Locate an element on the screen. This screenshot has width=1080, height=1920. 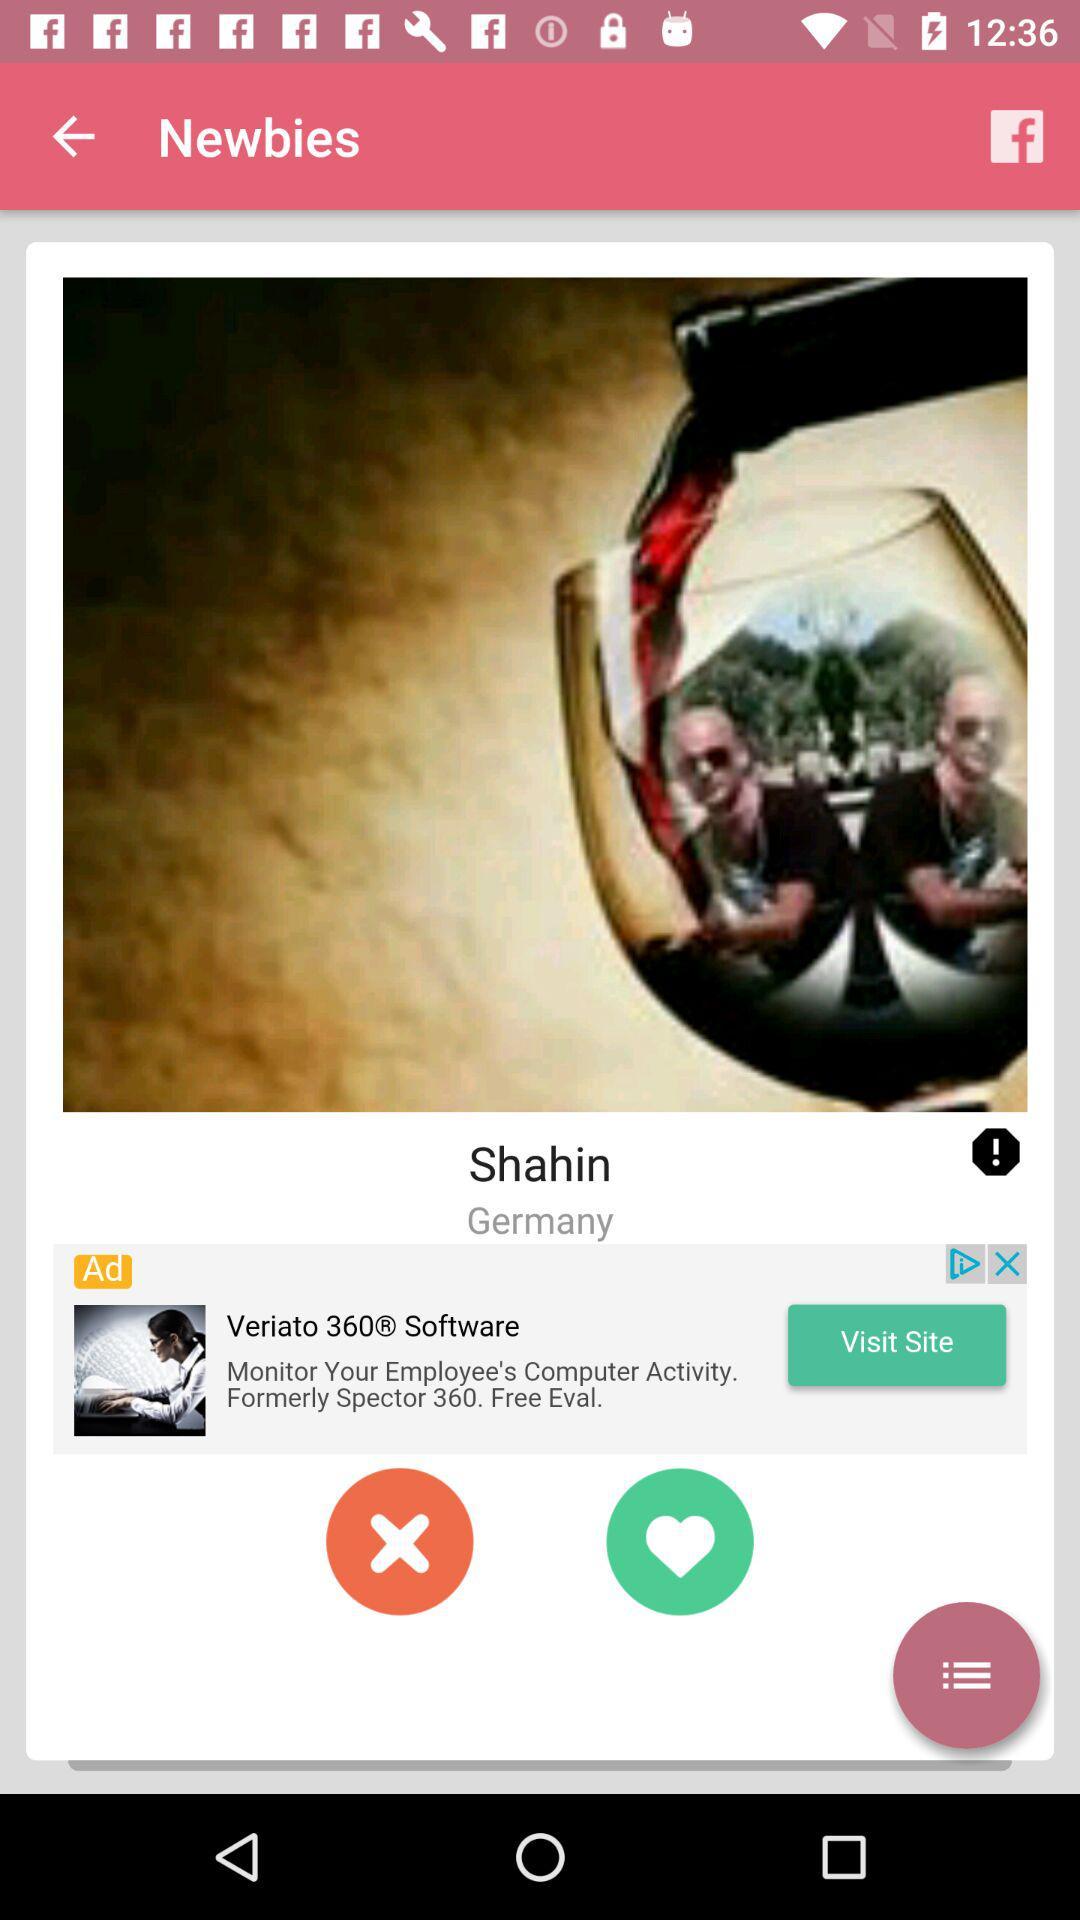
the favorite icon is located at coordinates (678, 1540).